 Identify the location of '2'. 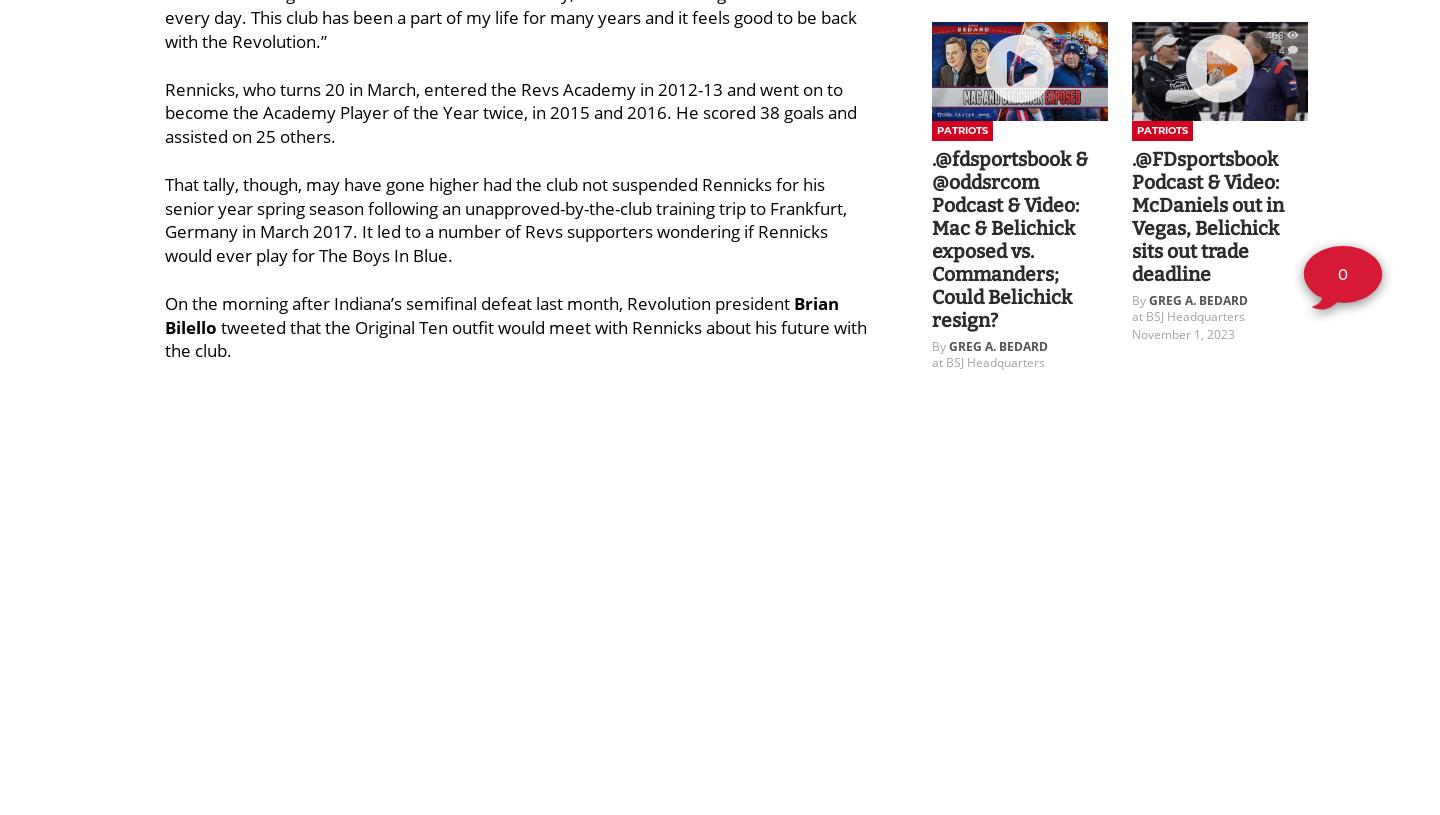
(1082, 47).